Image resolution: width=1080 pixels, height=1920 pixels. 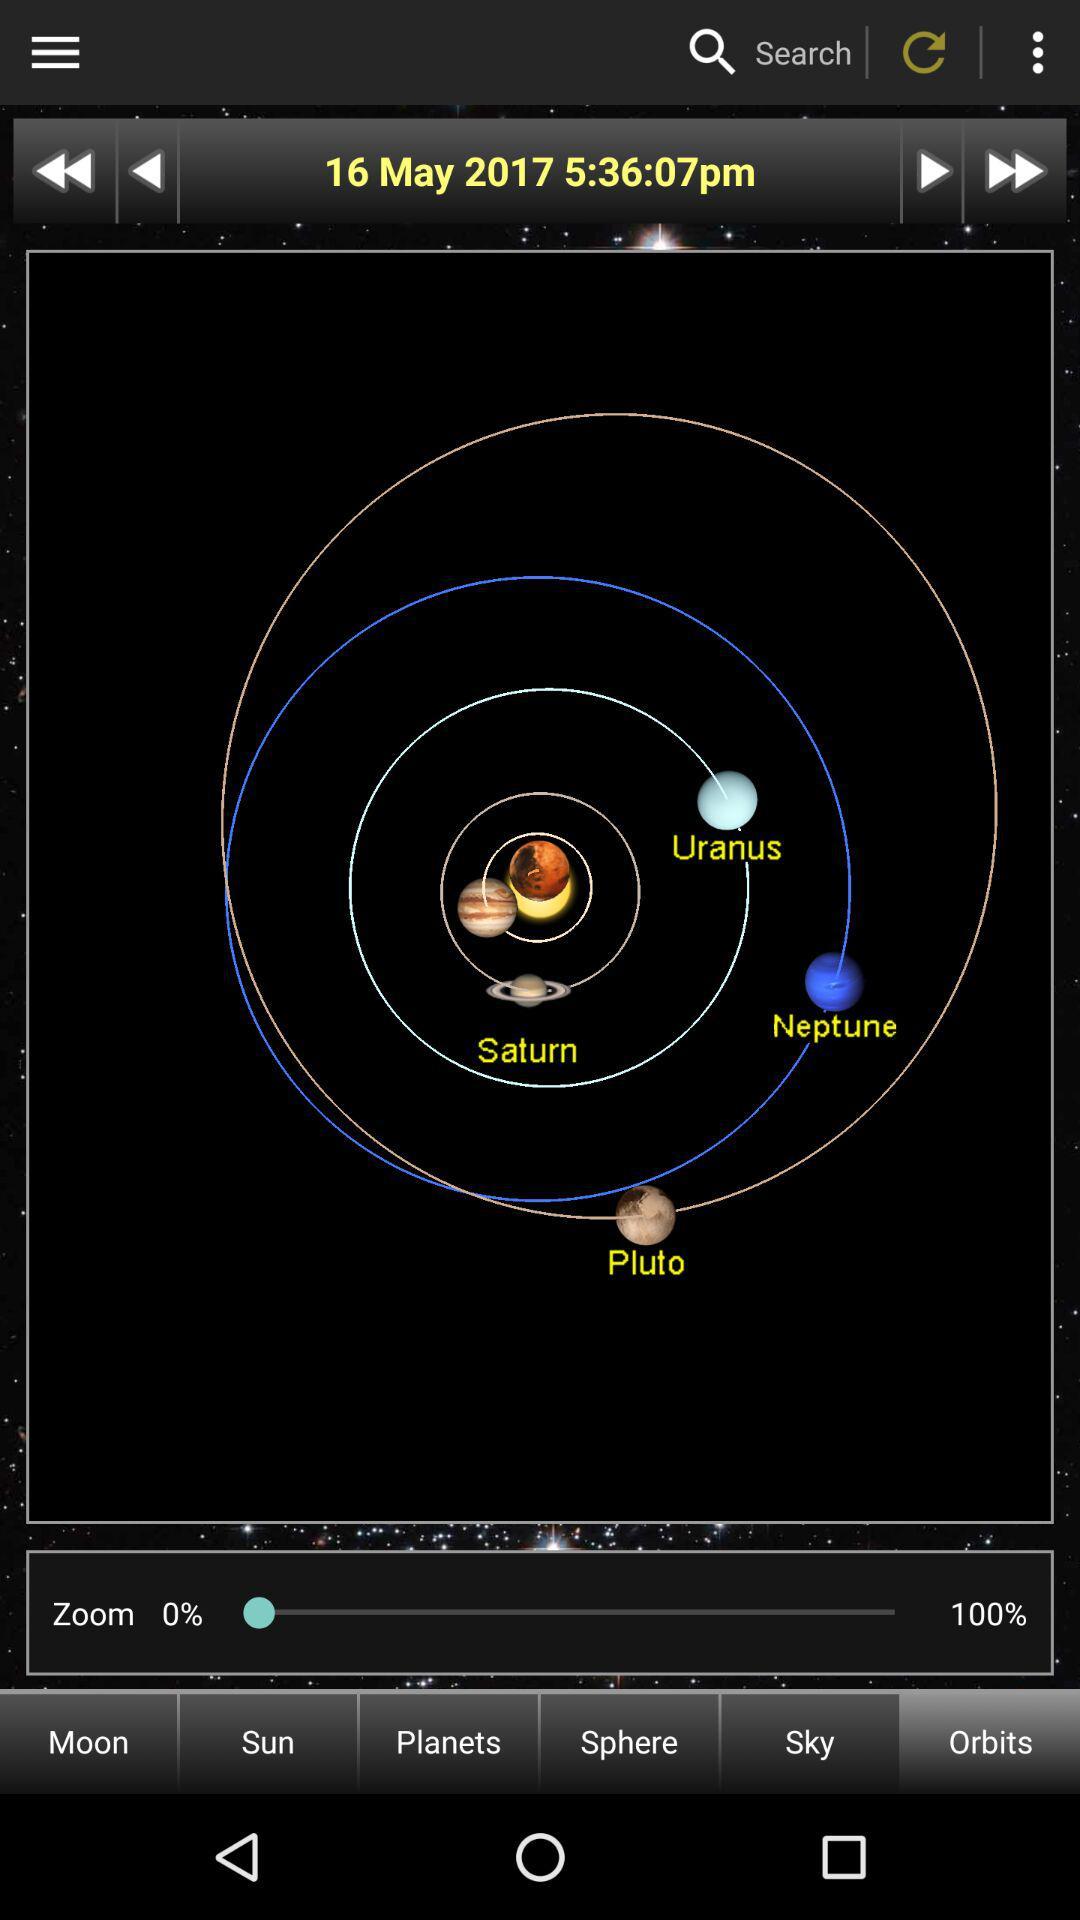 What do you see at coordinates (442, 171) in the screenshot?
I see `item next to 5:36:07 app` at bounding box center [442, 171].